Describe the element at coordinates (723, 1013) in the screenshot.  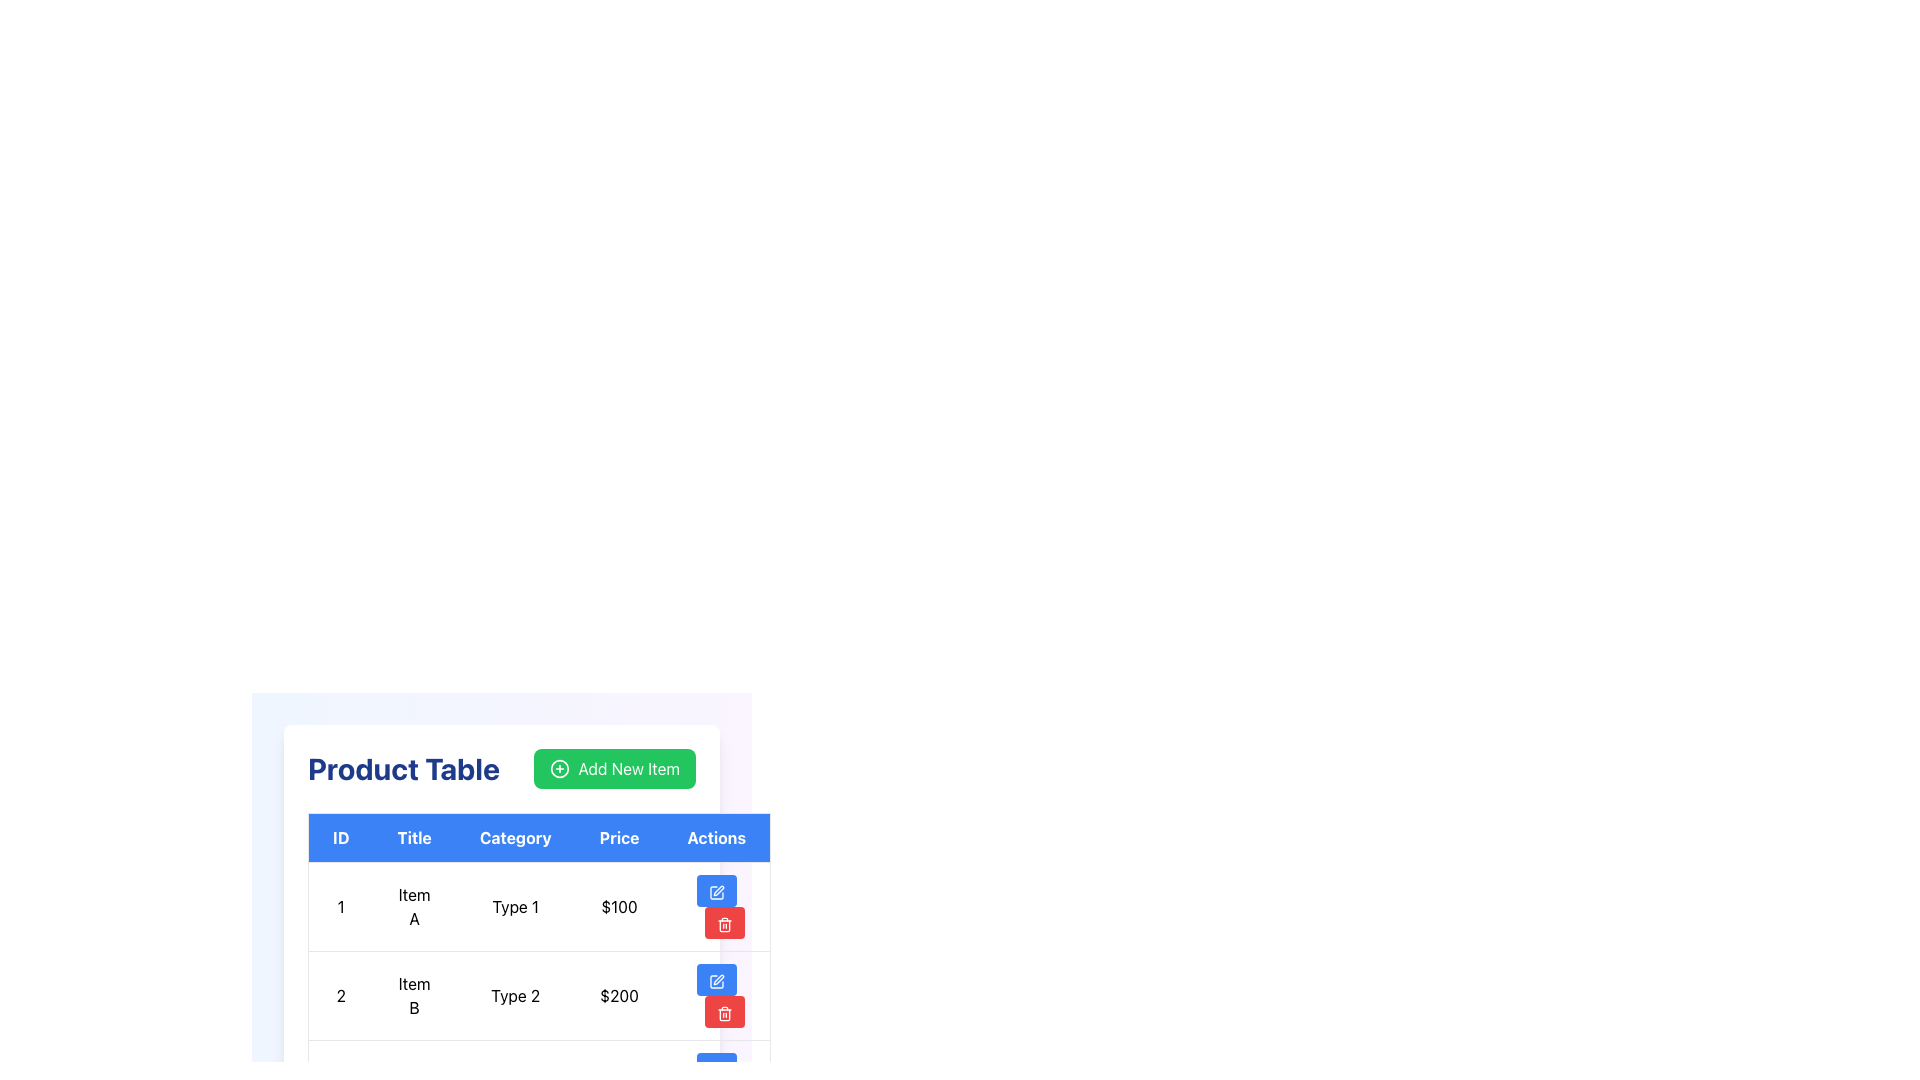
I see `the trash bin icon button located in the second row of the 'Actions' column` at that location.